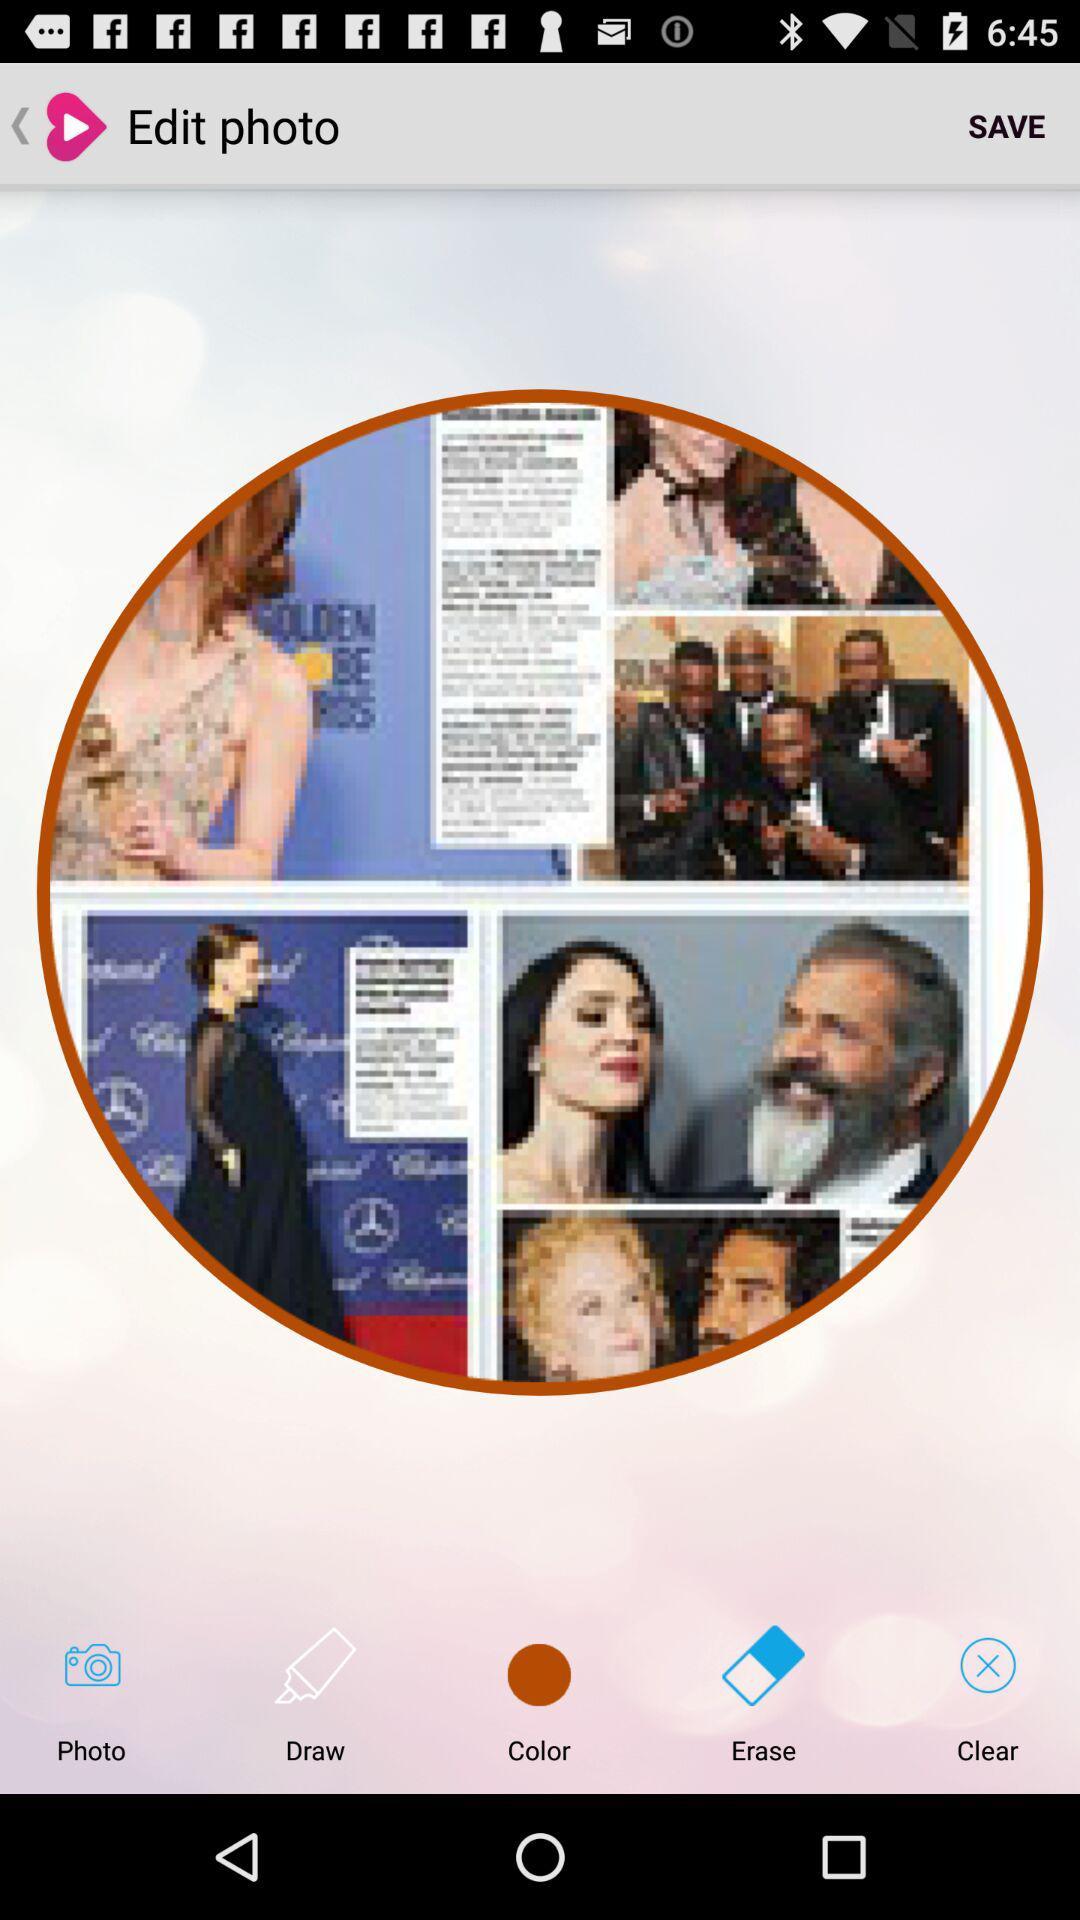  What do you see at coordinates (763, 1694) in the screenshot?
I see `the erase` at bounding box center [763, 1694].